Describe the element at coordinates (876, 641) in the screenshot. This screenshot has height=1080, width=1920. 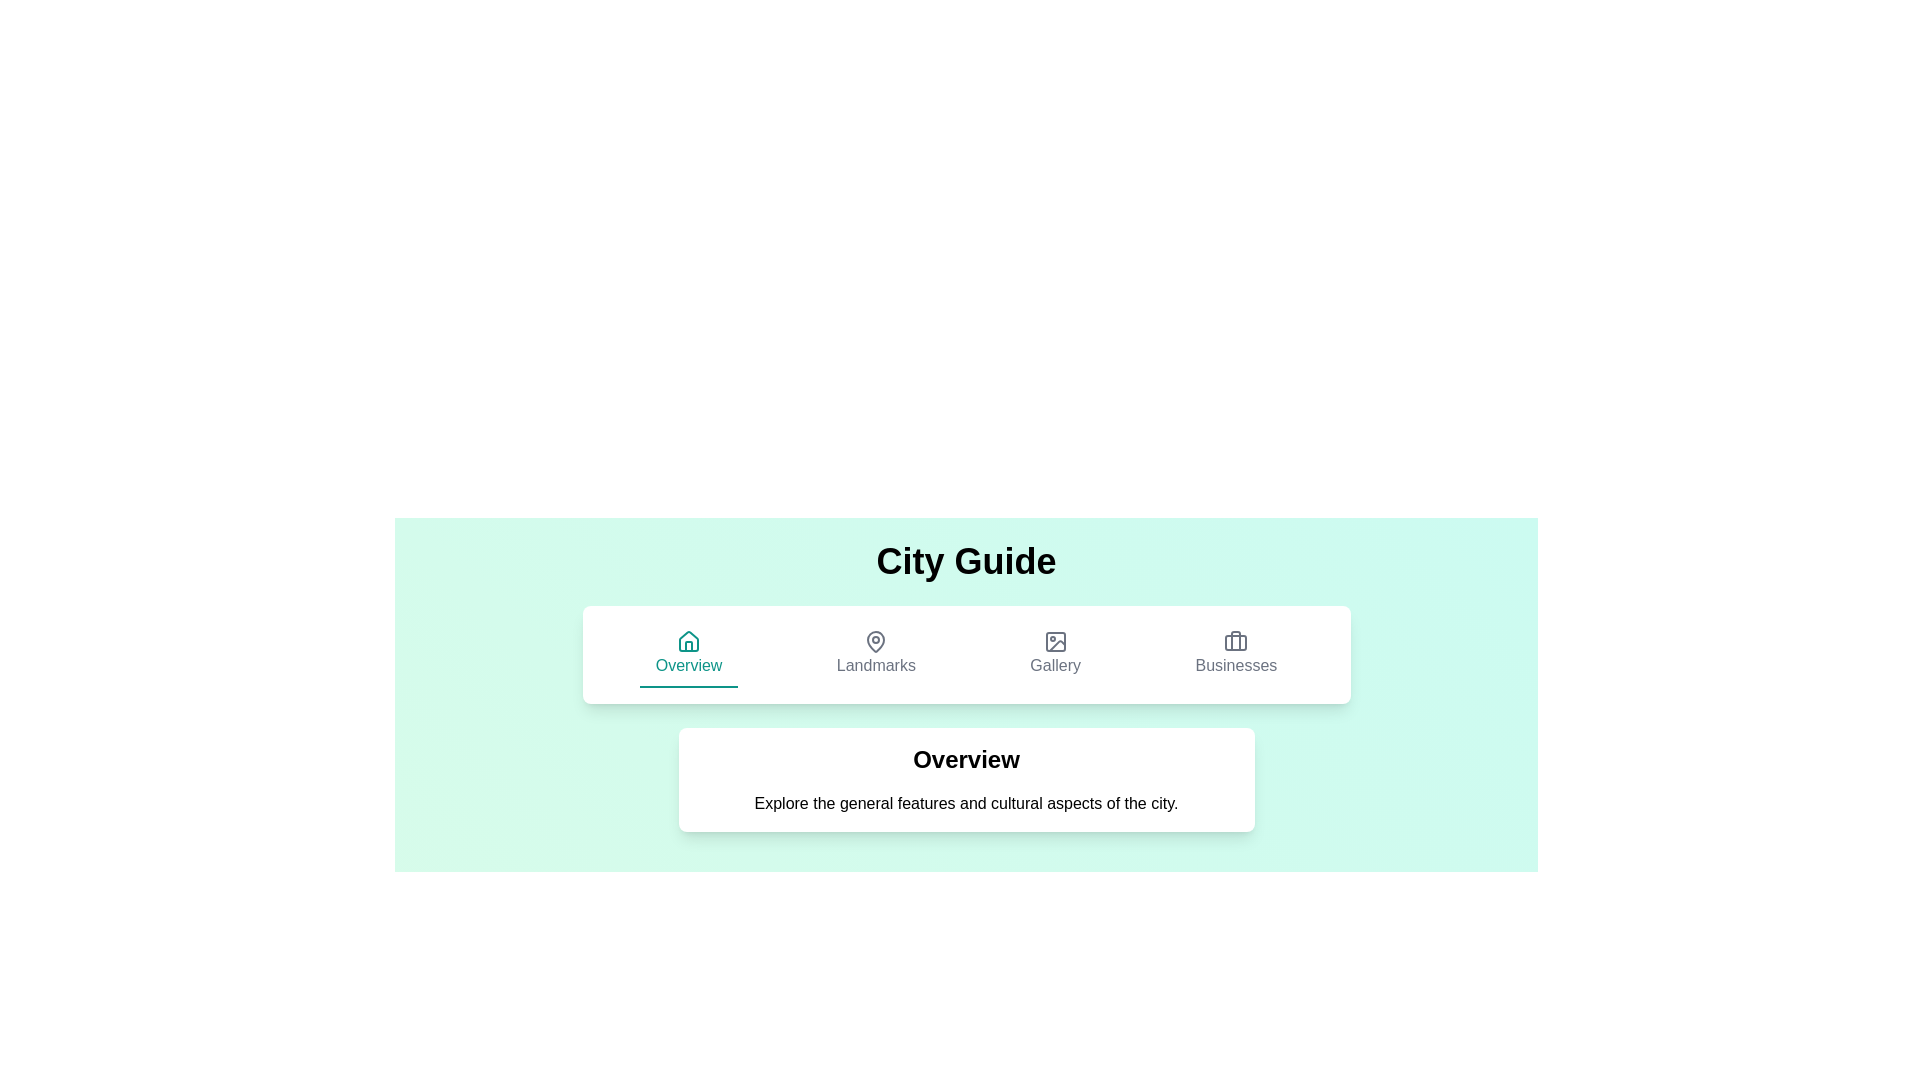
I see `the 'Landmarks' icon in the horizontal navigation bar` at that location.